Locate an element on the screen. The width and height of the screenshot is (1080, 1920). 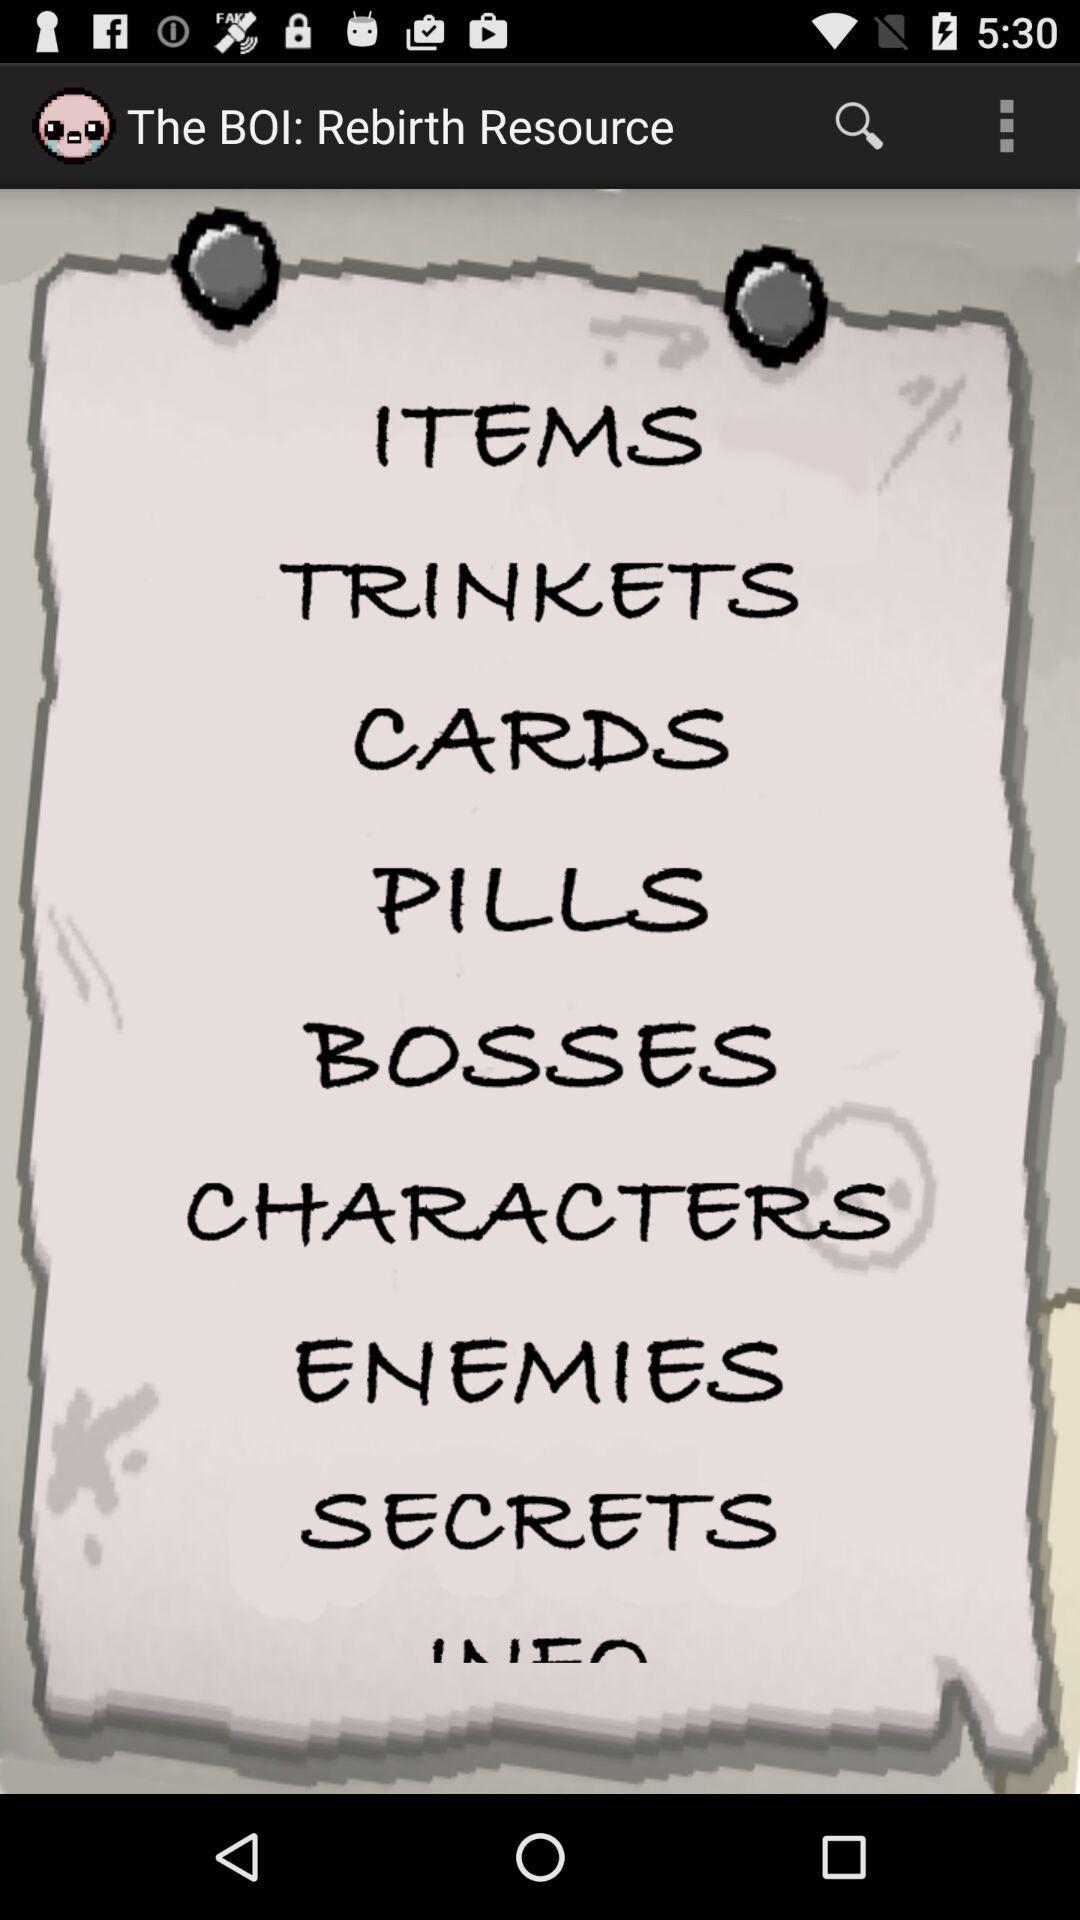
secrets option is located at coordinates (540, 1520).